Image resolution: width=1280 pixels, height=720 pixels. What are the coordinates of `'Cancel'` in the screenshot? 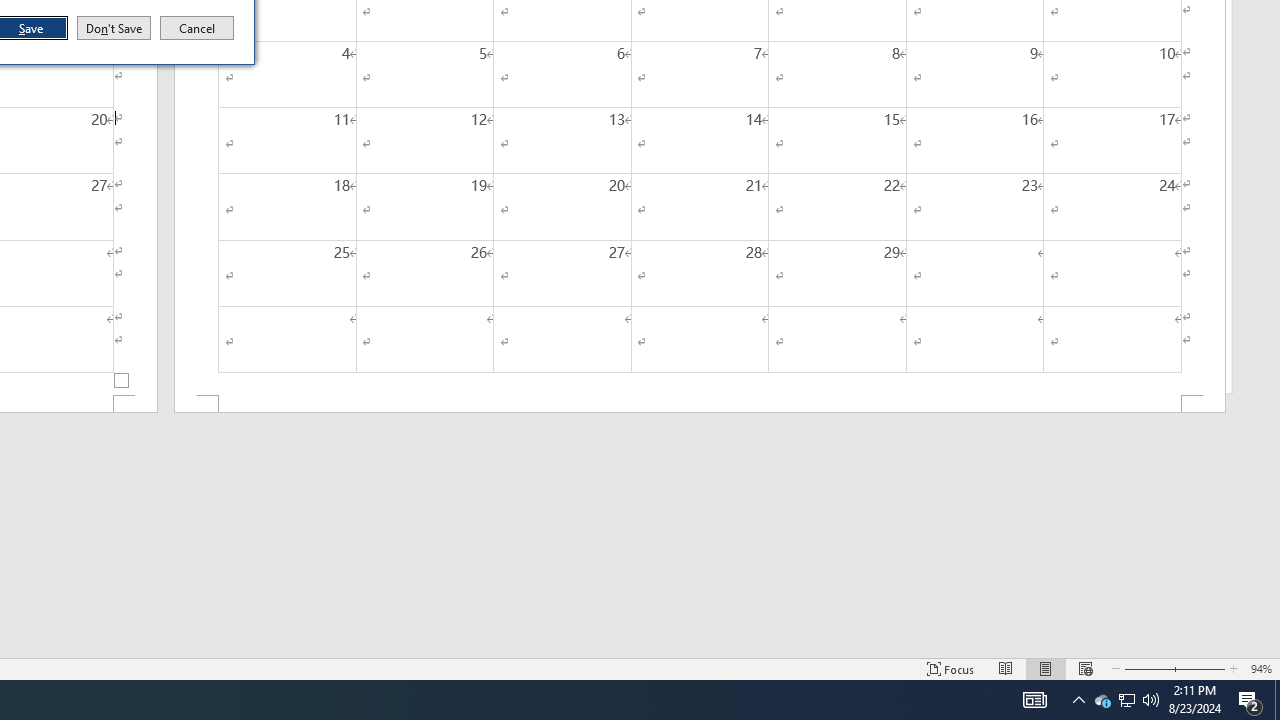 It's located at (197, 28).